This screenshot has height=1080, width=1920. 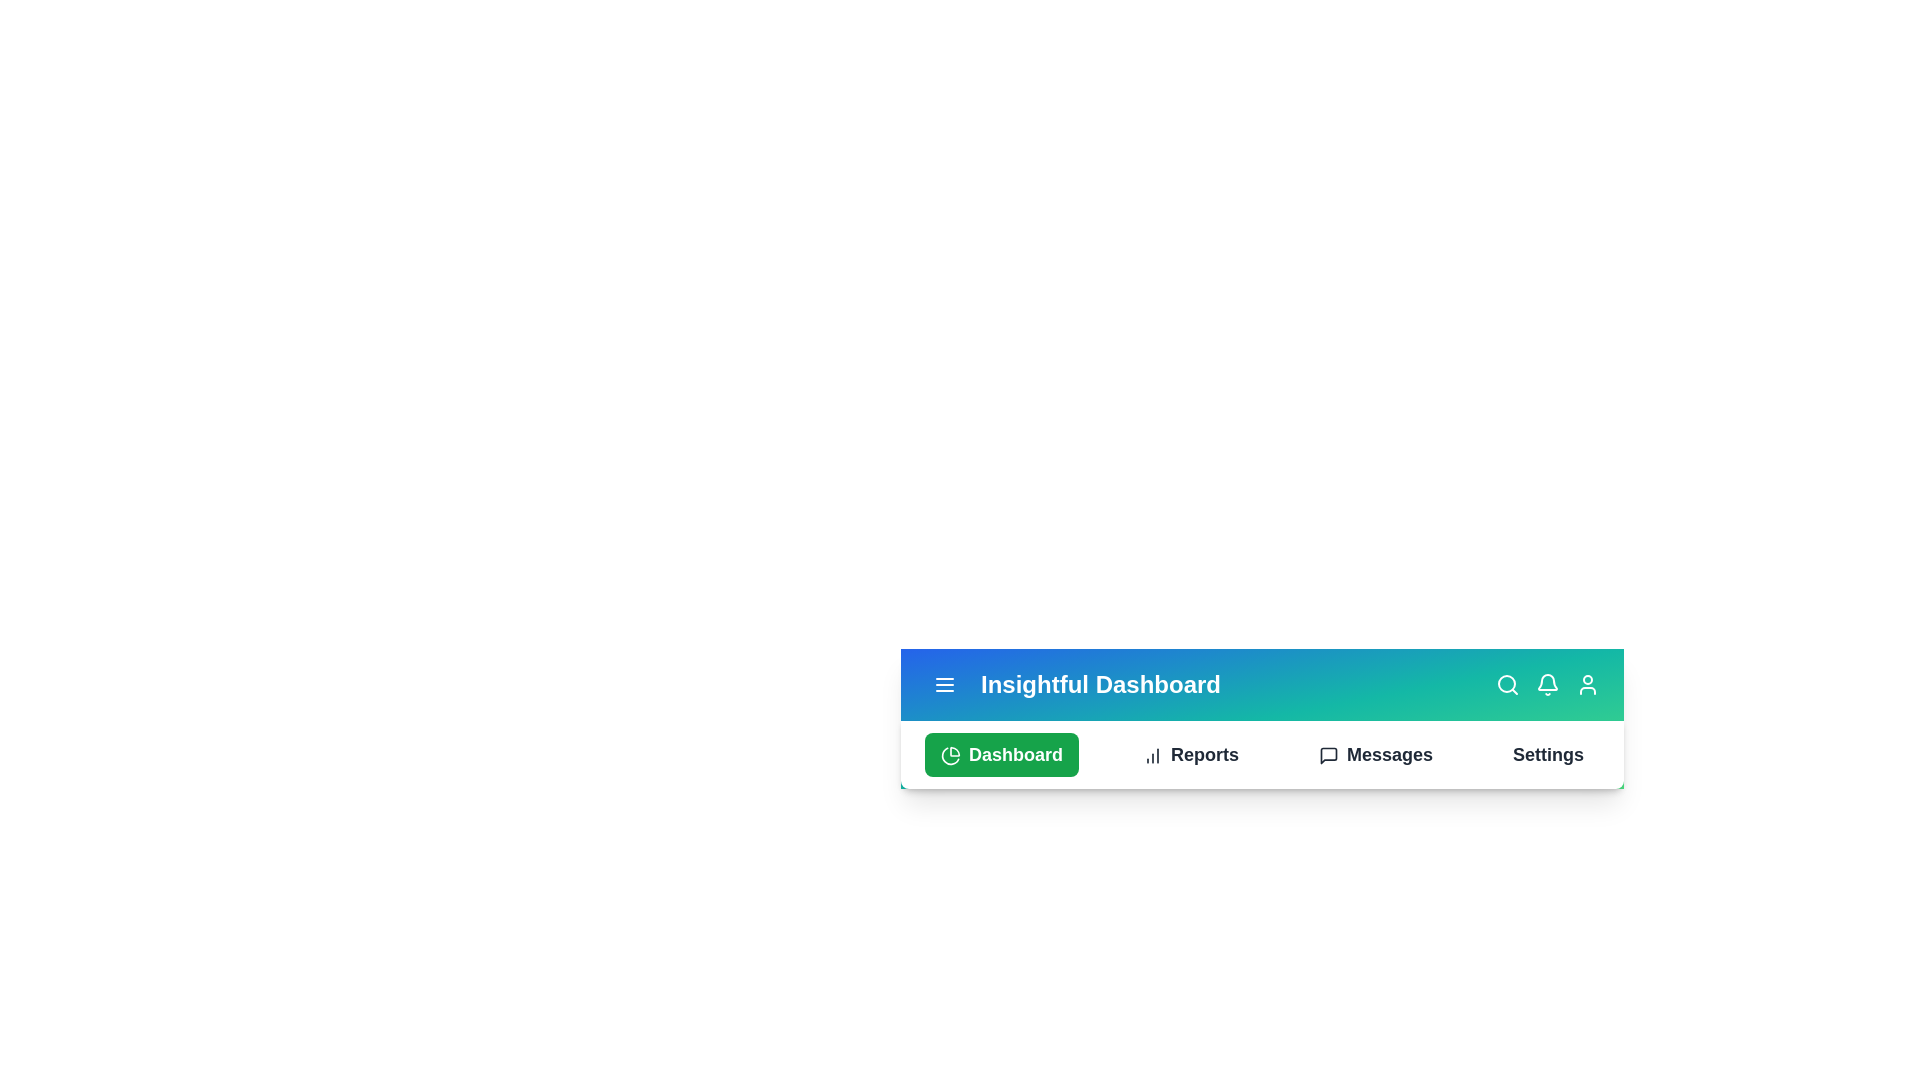 I want to click on the Search icon to interact with it, so click(x=1507, y=684).